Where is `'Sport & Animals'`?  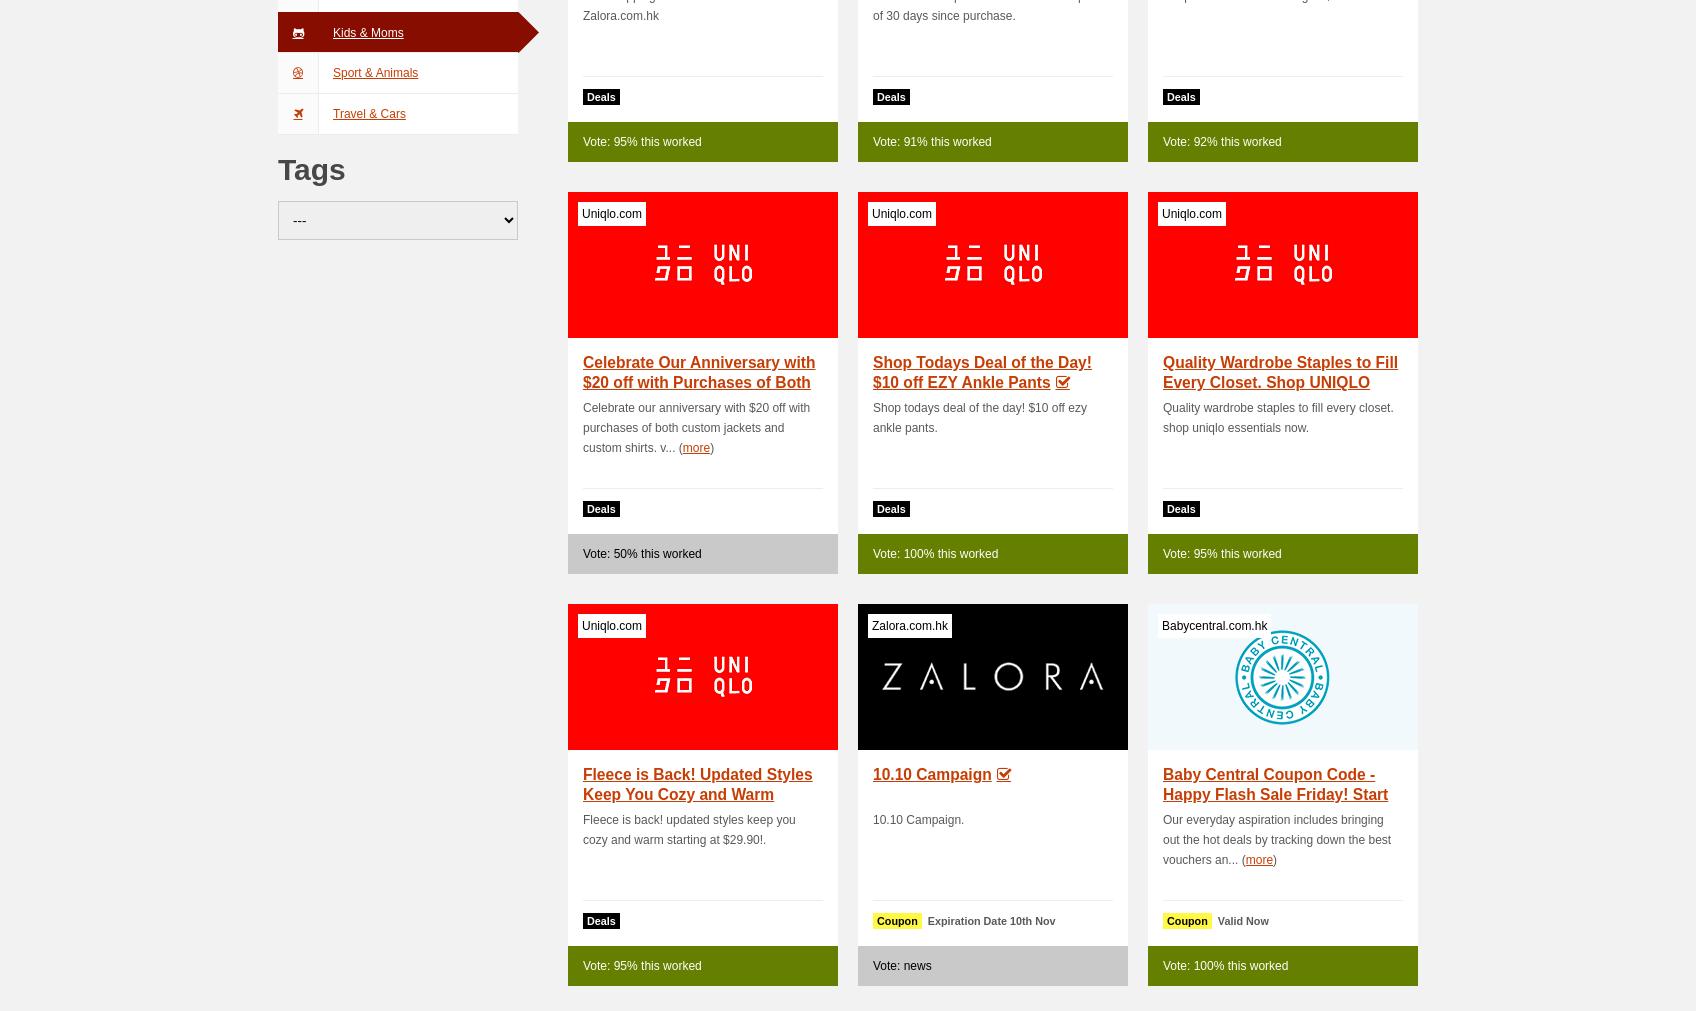
'Sport & Animals' is located at coordinates (332, 71).